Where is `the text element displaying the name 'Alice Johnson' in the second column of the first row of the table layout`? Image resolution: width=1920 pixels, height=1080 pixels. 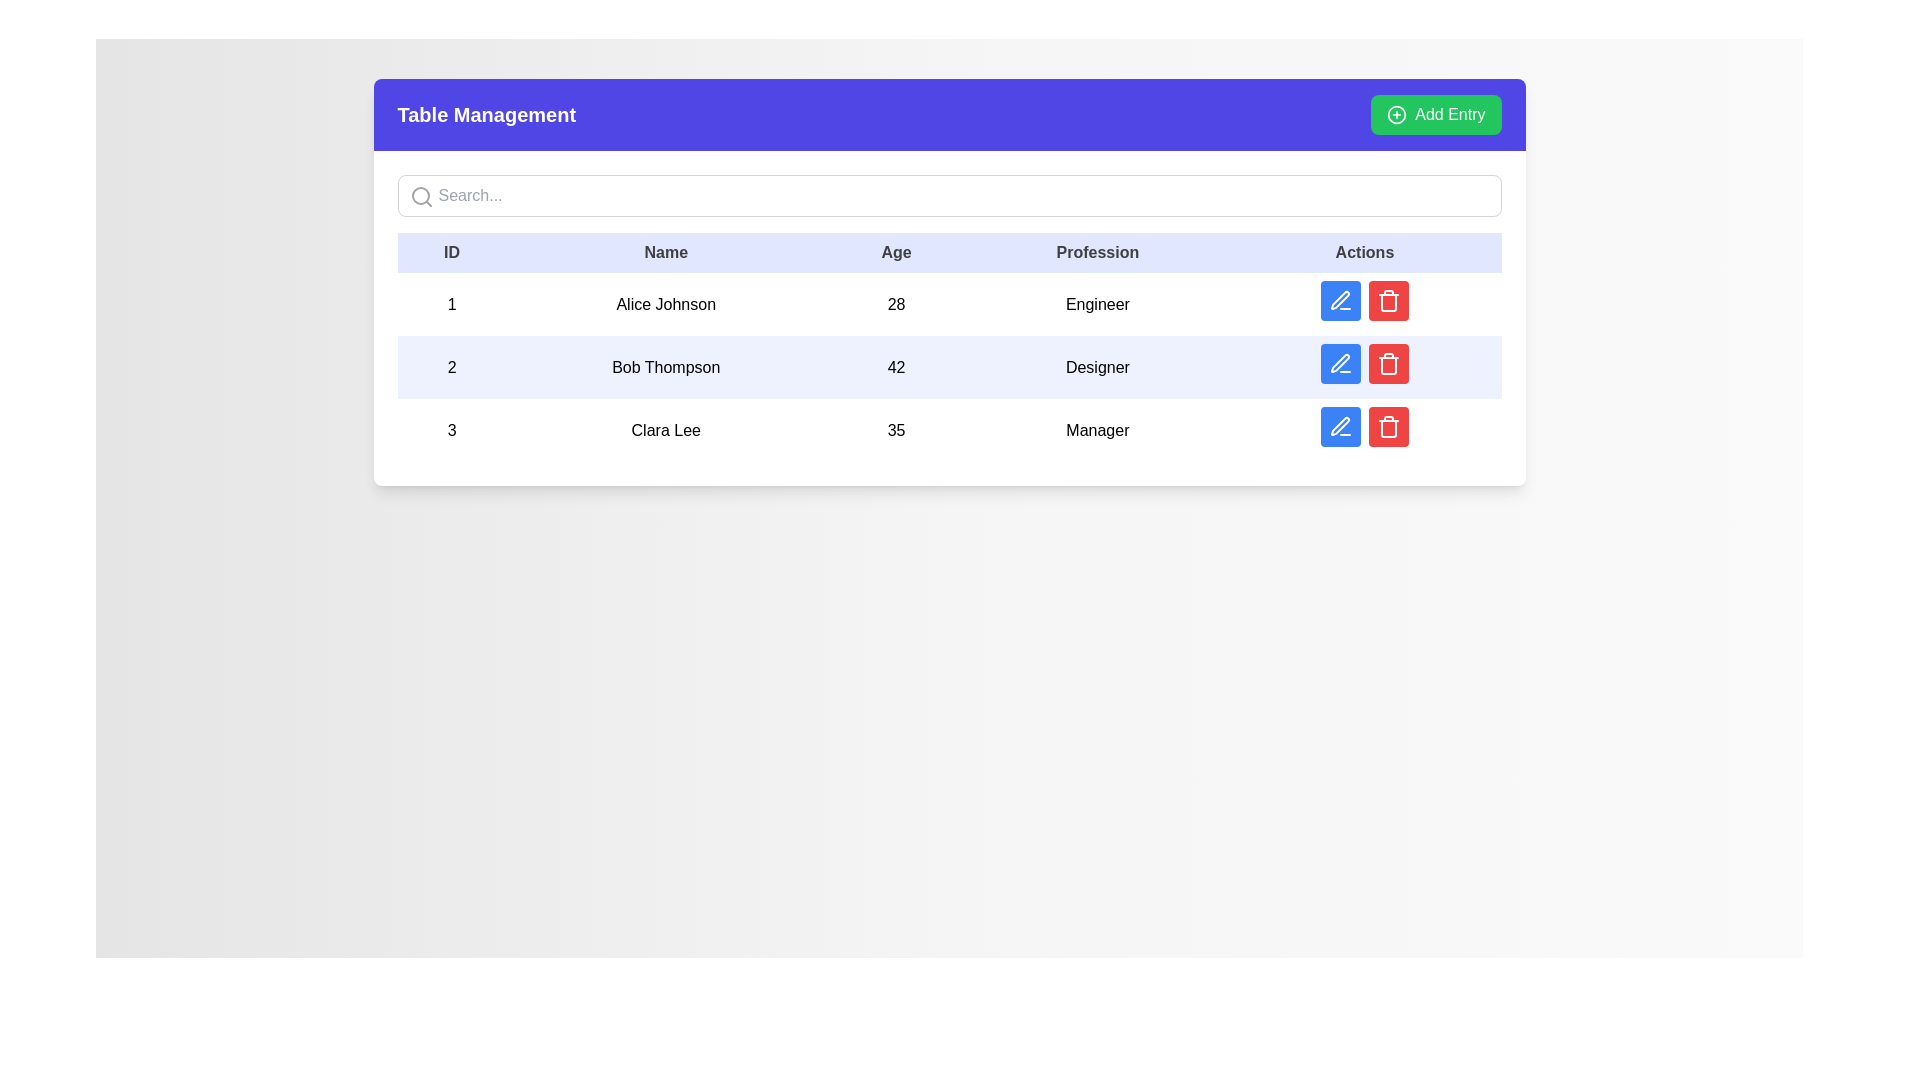
the text element displaying the name 'Alice Johnson' in the second column of the first row of the table layout is located at coordinates (666, 304).